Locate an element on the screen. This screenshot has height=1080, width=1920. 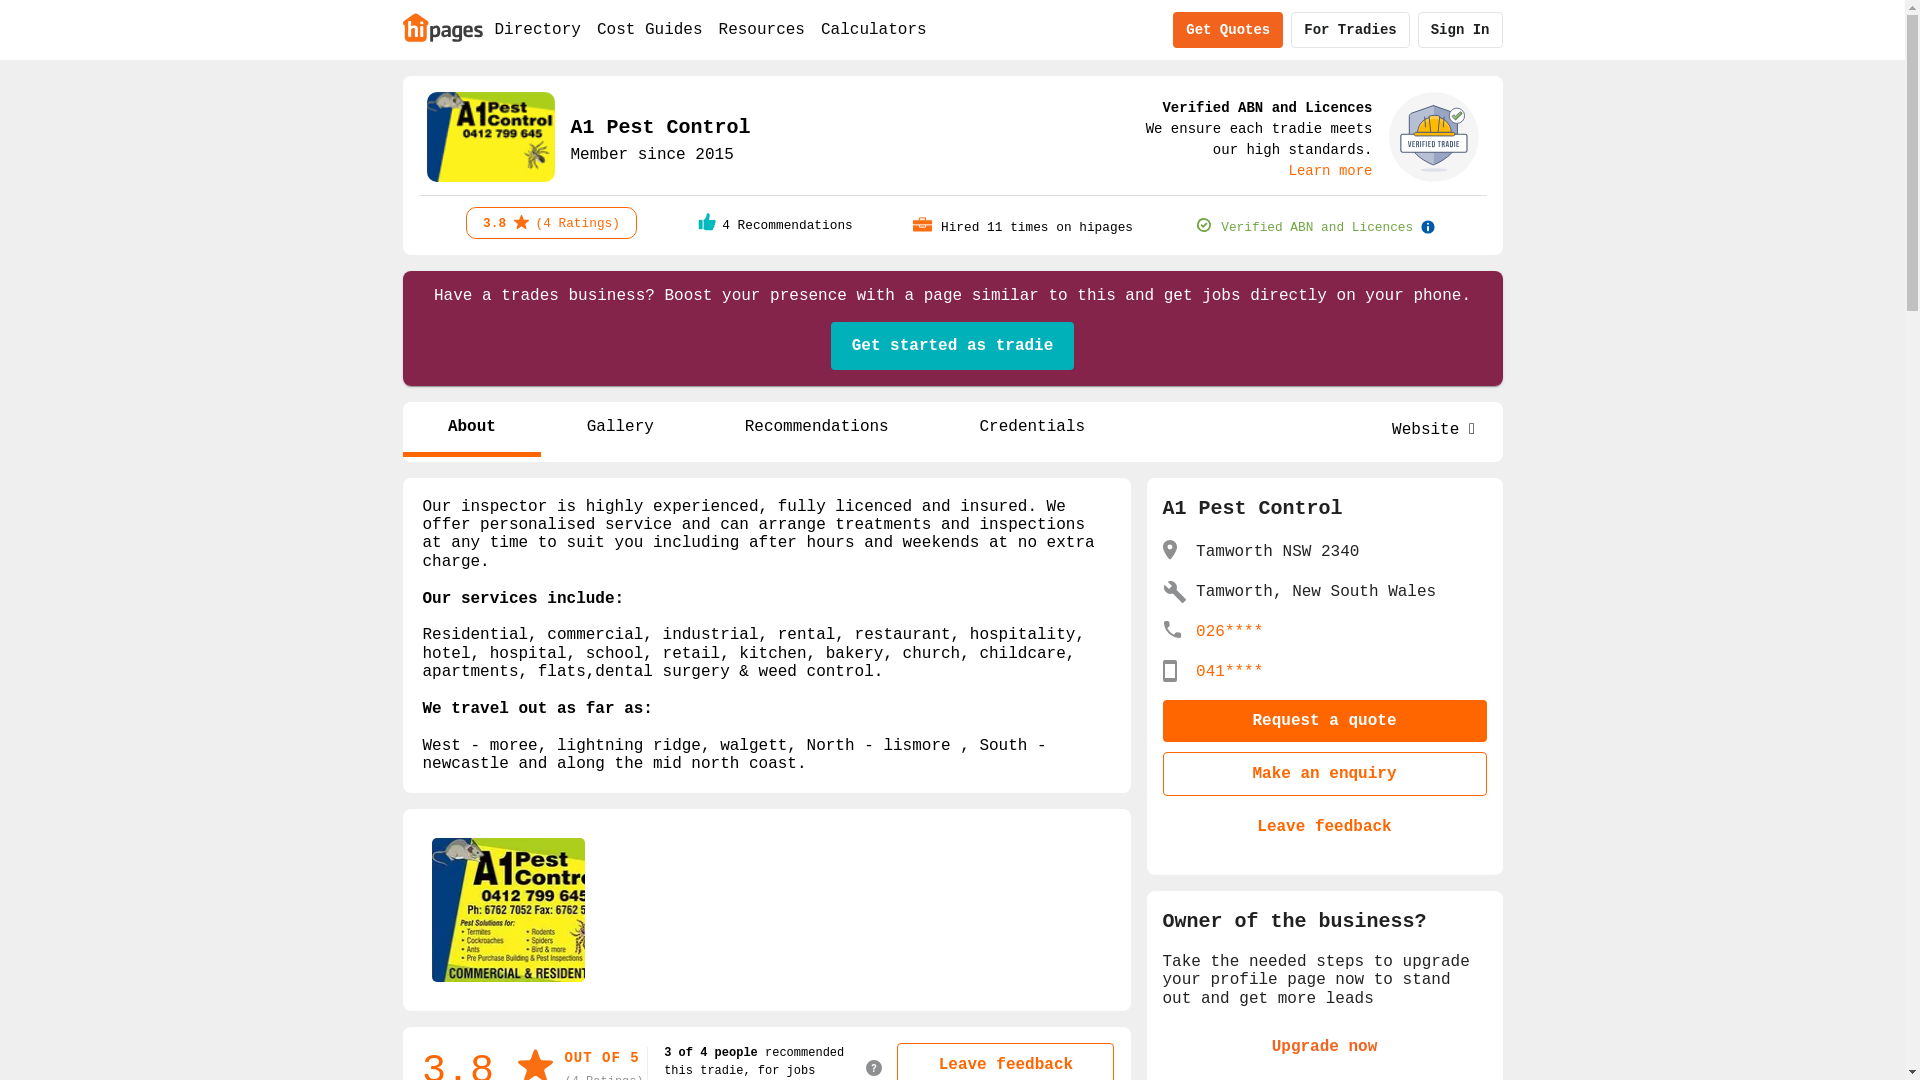
'Calculators' is located at coordinates (873, 30).